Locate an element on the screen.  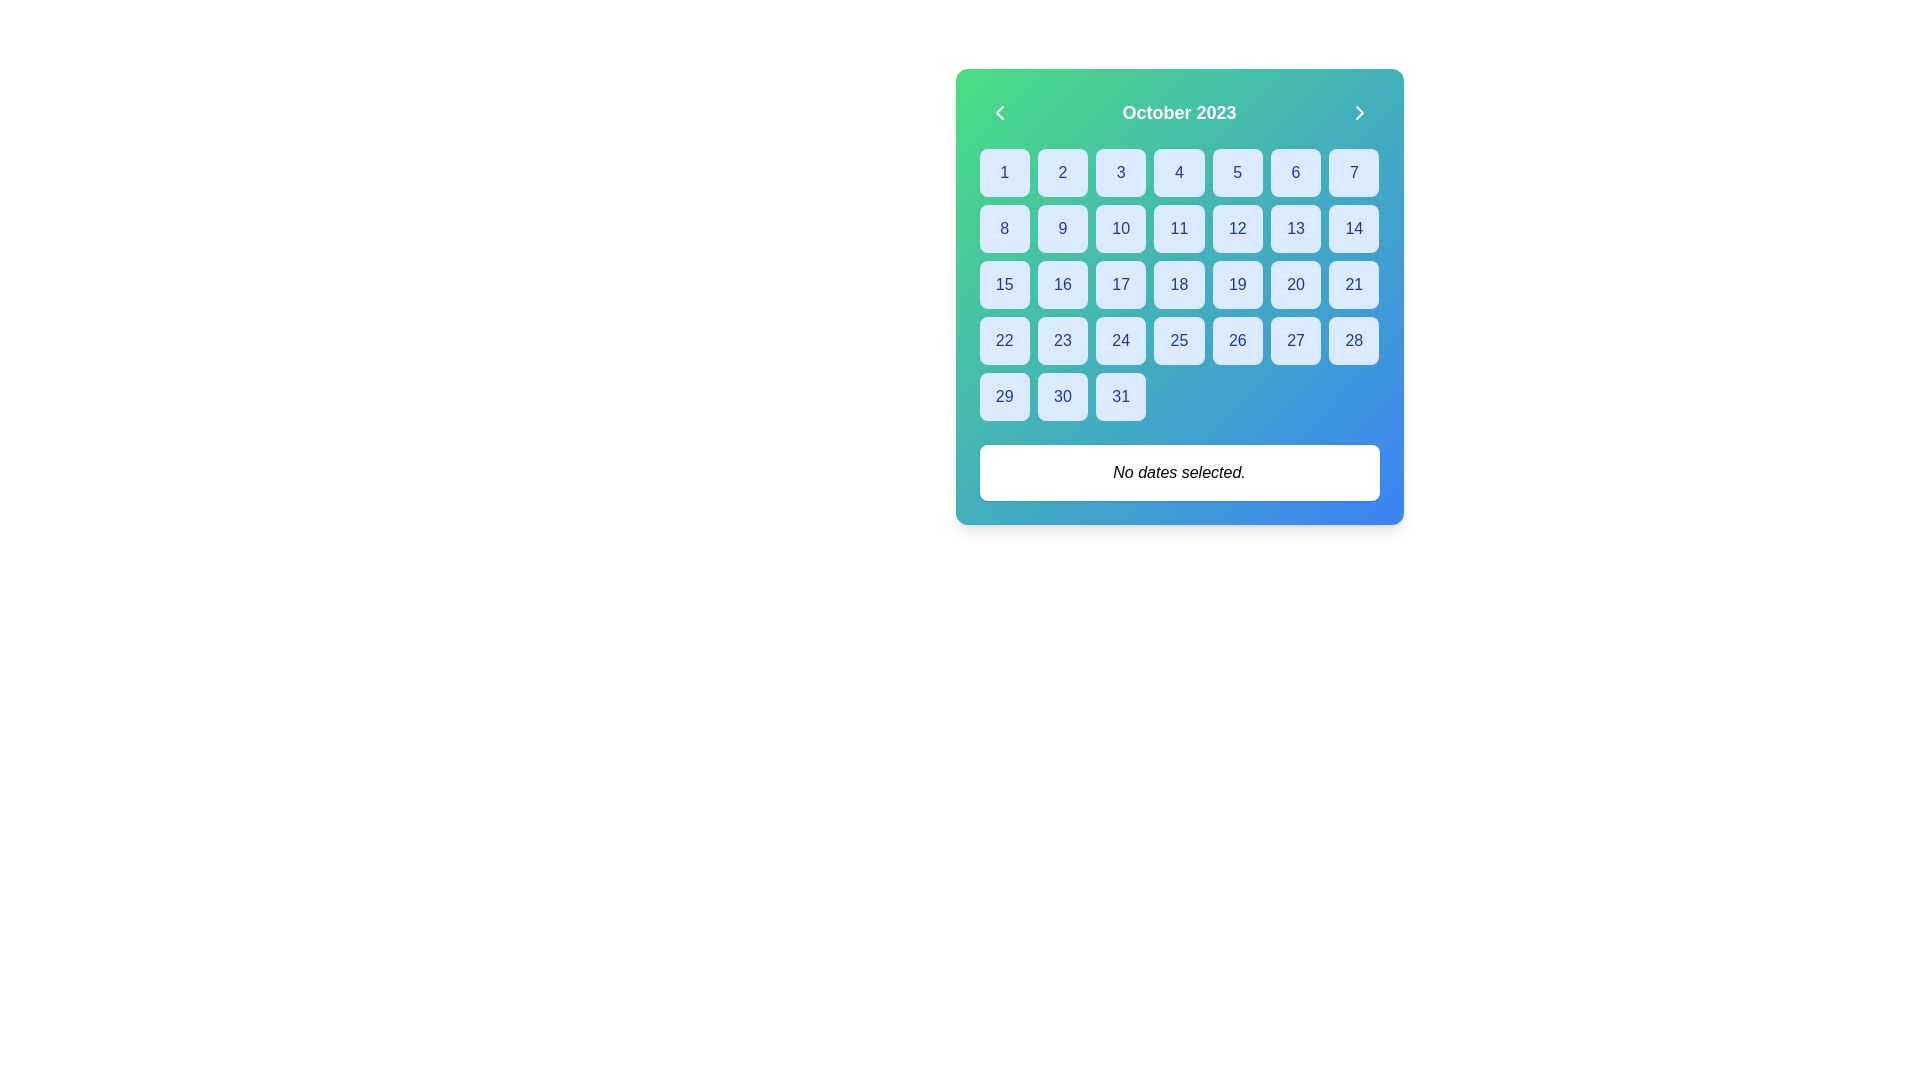
the button with rounded corners and a light blue background that displays the text '15' is located at coordinates (1004, 285).